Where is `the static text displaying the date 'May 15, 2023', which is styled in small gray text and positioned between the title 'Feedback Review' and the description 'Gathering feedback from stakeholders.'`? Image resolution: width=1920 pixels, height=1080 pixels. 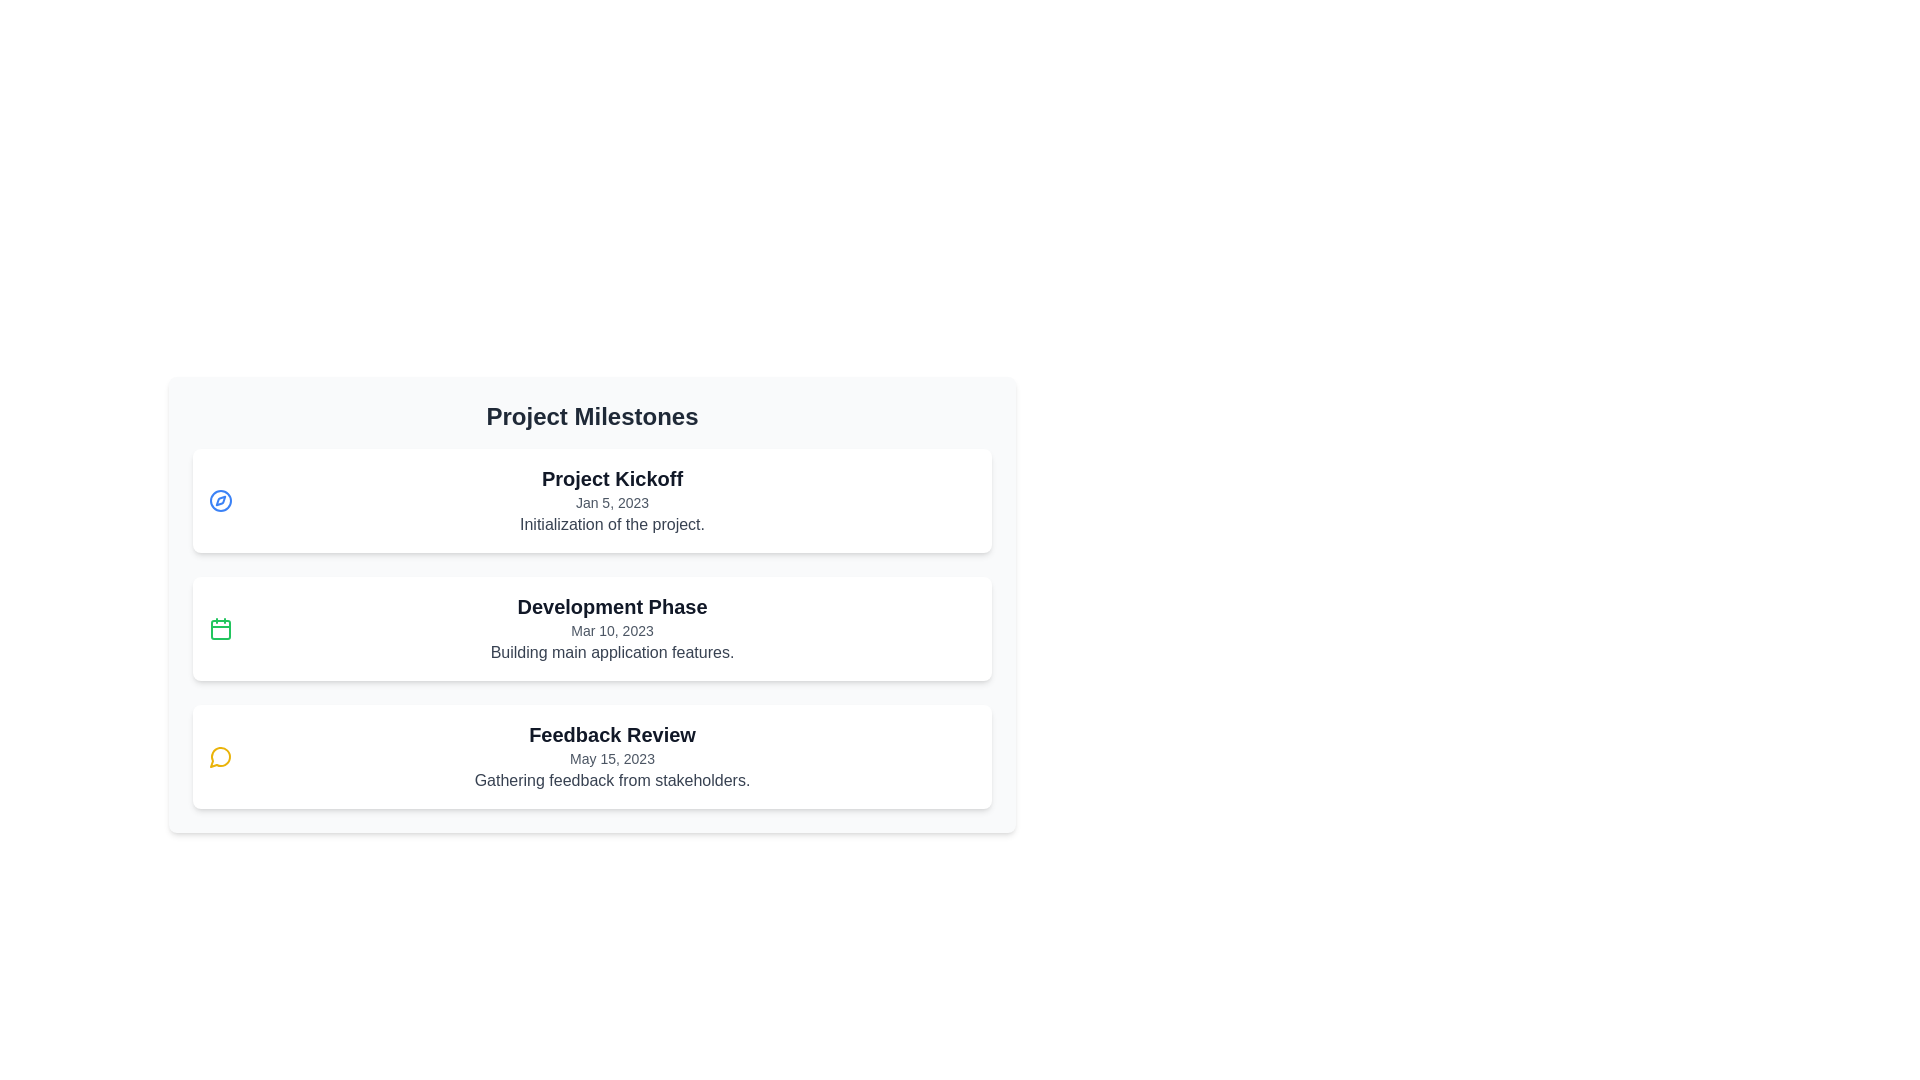 the static text displaying the date 'May 15, 2023', which is styled in small gray text and positioned between the title 'Feedback Review' and the description 'Gathering feedback from stakeholders.' is located at coordinates (611, 759).